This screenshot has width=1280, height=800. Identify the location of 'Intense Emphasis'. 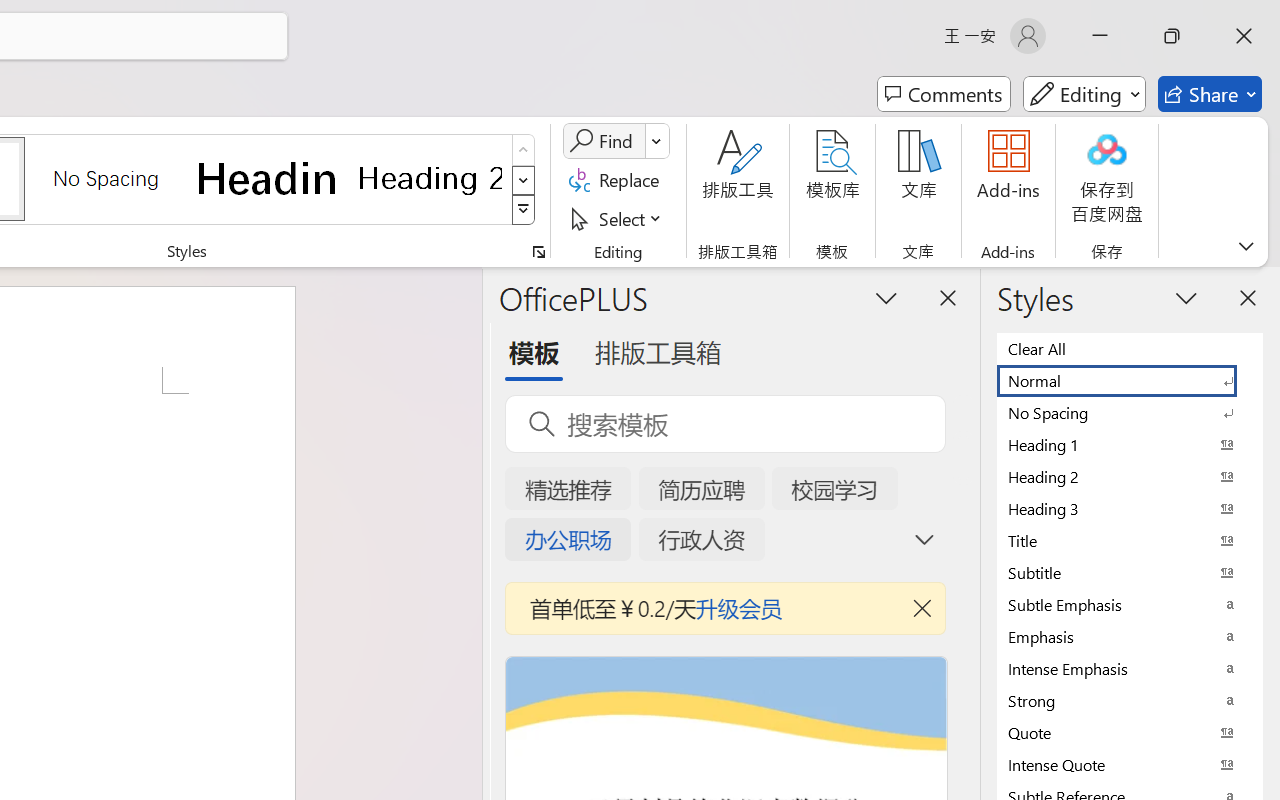
(1130, 668).